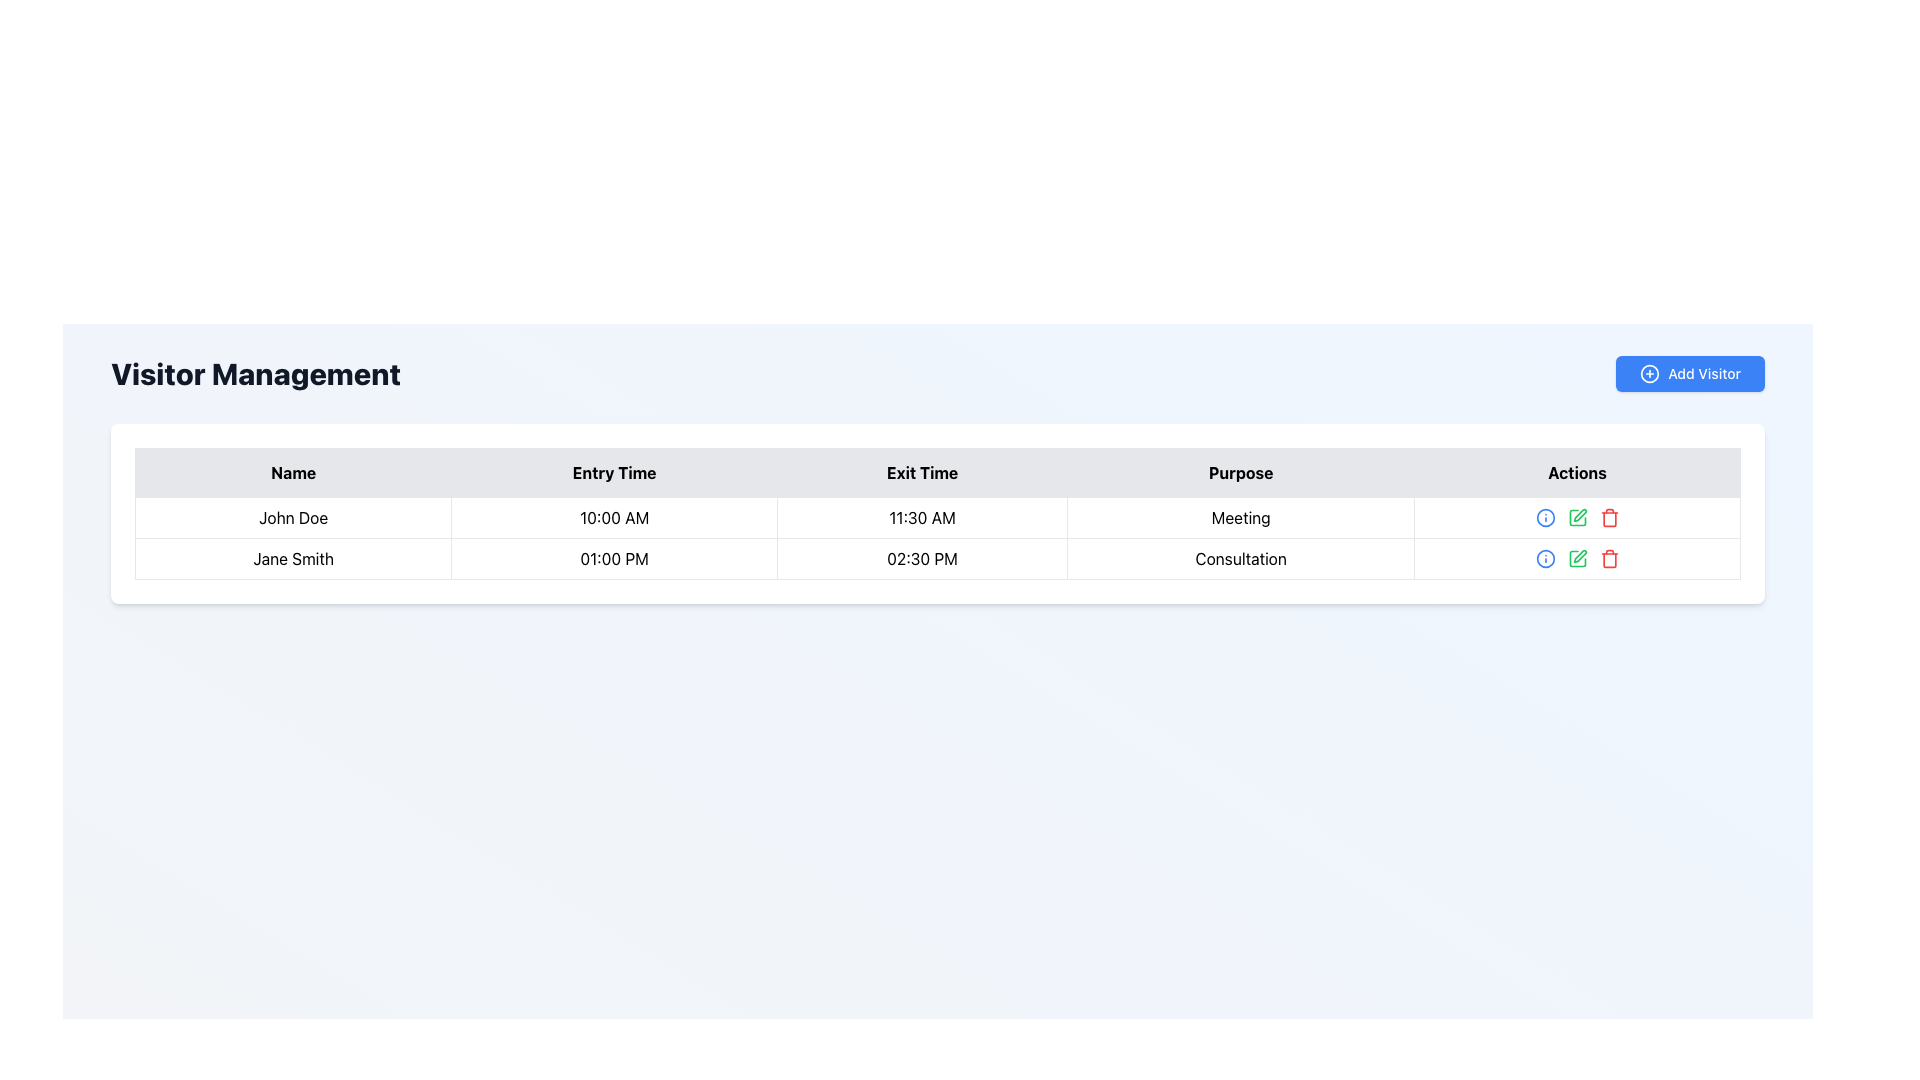  I want to click on the green edit icon in the interactive icons group located in the rightmost cell of the second row of the 'Visitor Management' table, corresponding to the 'Consultation' purpose, so click(1576, 559).